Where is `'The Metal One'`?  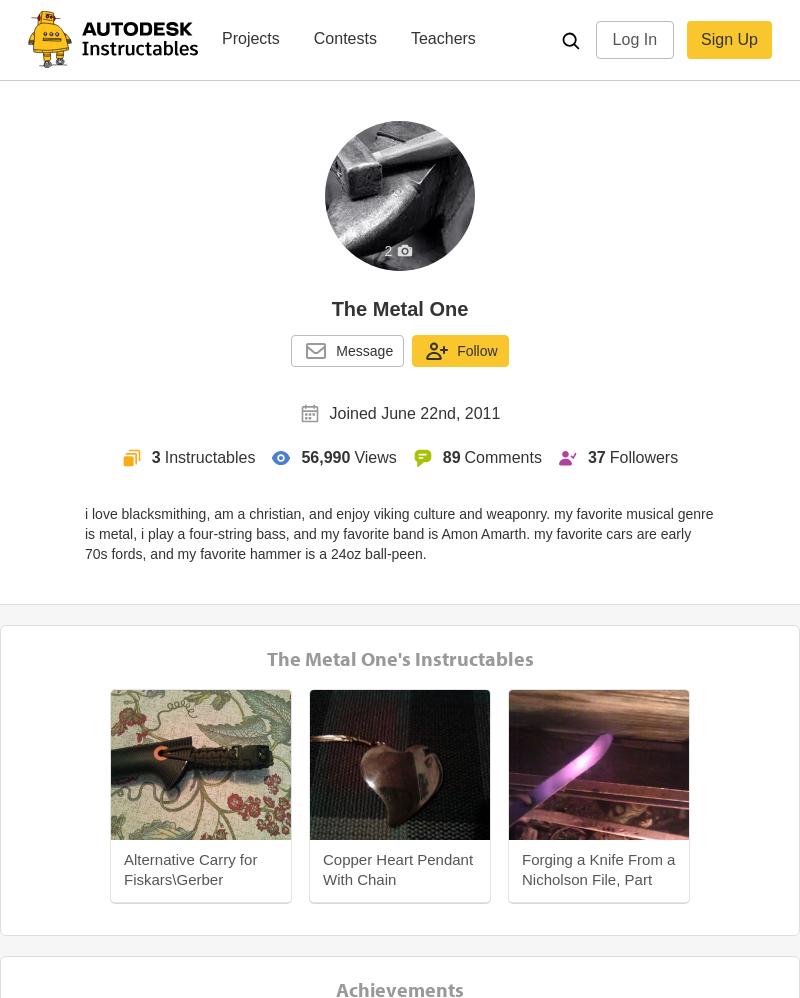 'The Metal One' is located at coordinates (398, 308).